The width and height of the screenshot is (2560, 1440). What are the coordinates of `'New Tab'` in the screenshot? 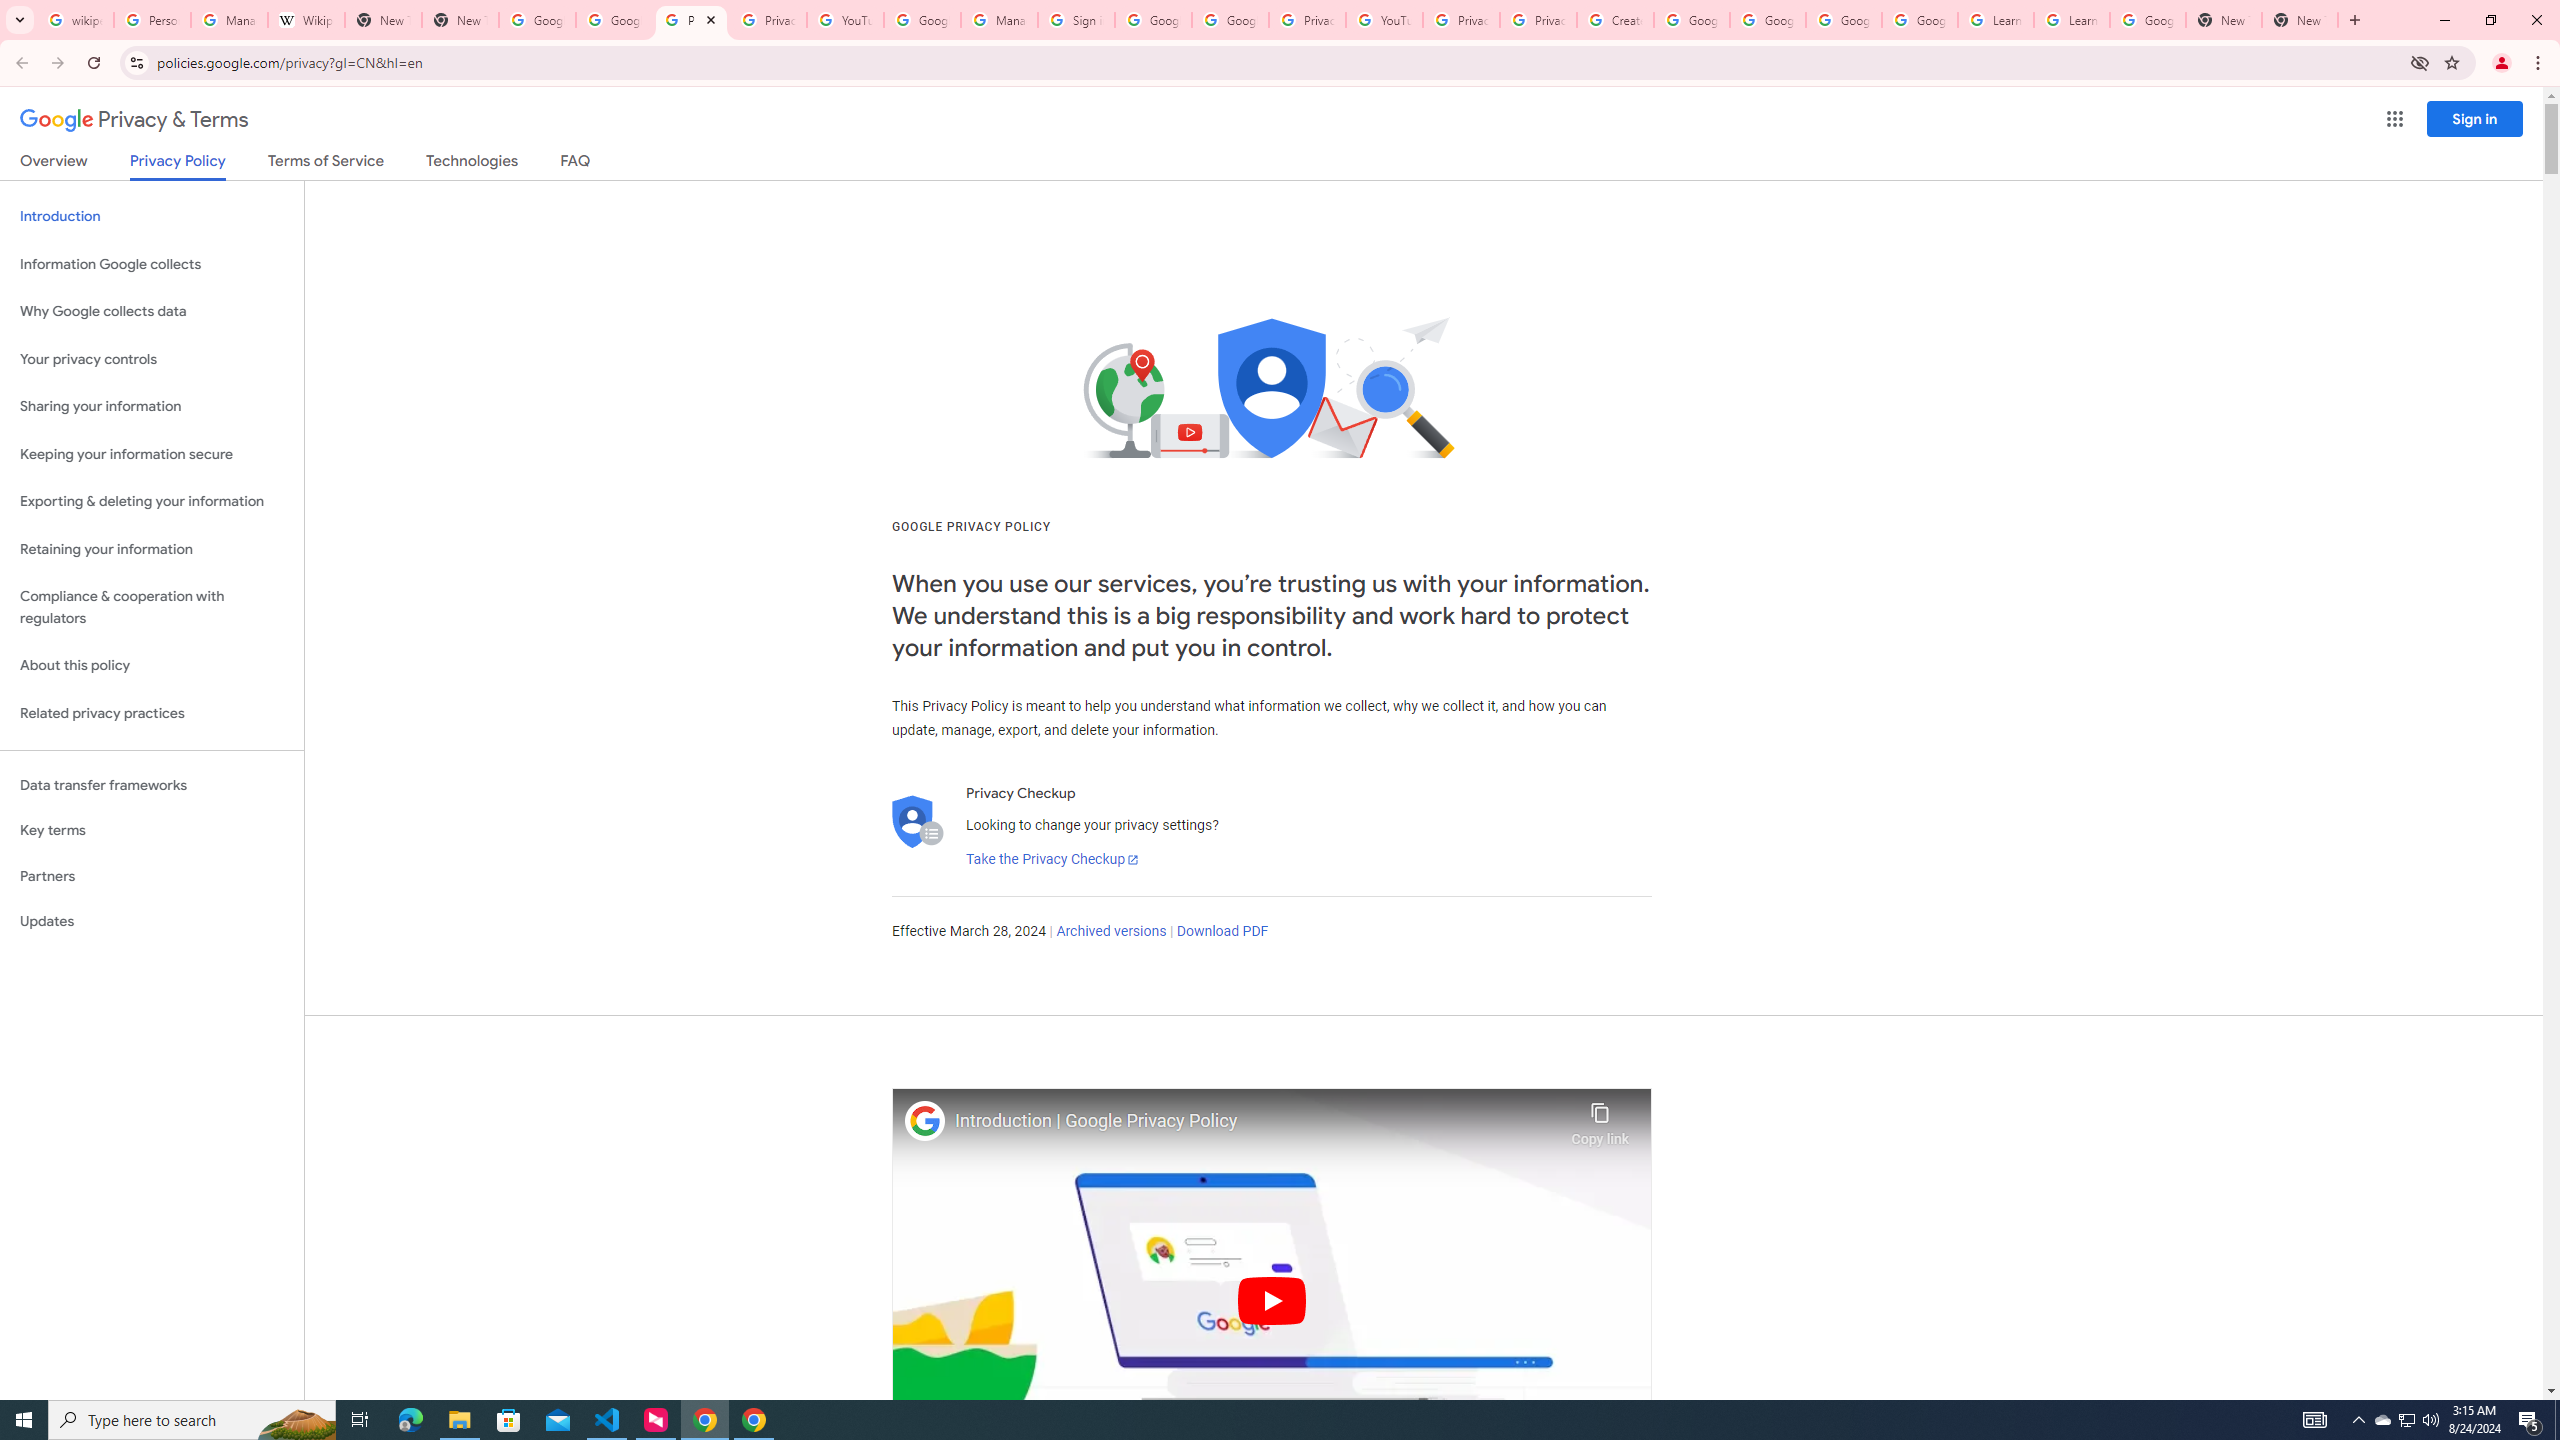 It's located at (2222, 19).